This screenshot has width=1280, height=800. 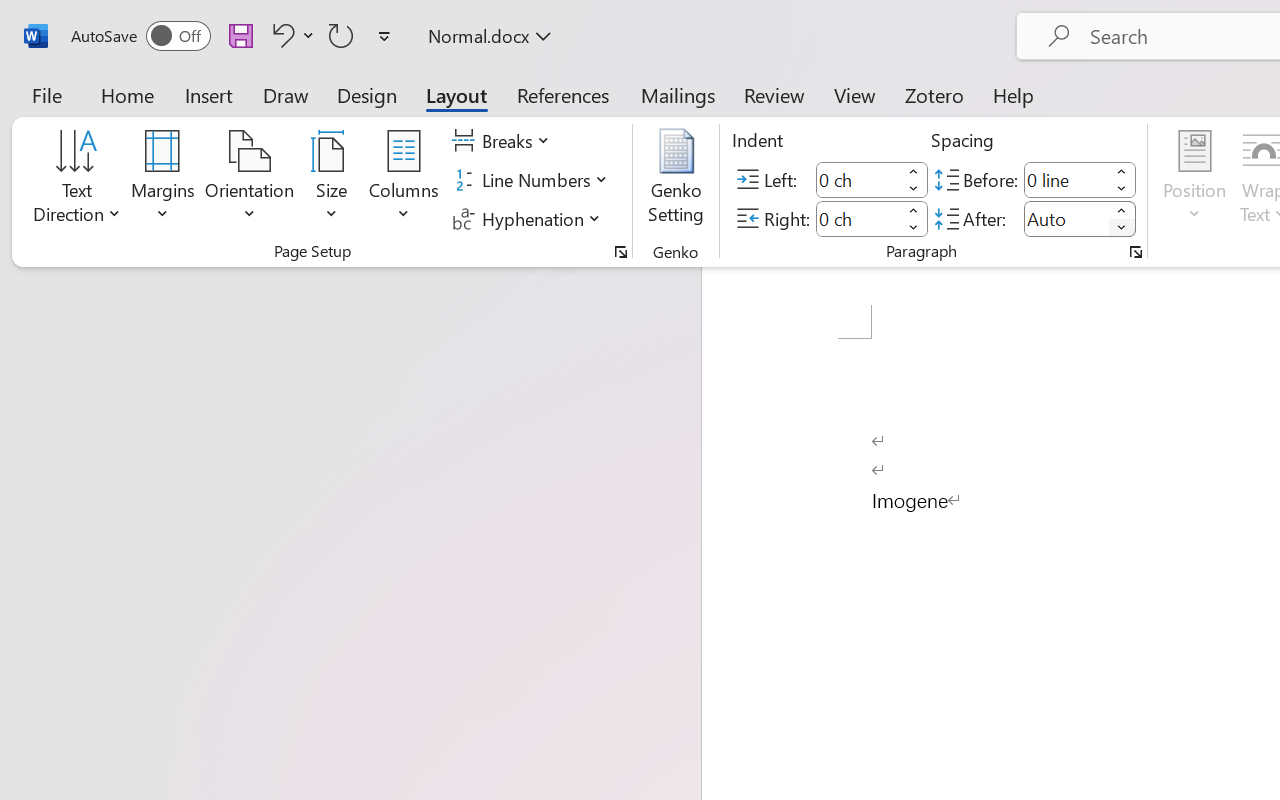 What do you see at coordinates (403, 179) in the screenshot?
I see `'Columns'` at bounding box center [403, 179].